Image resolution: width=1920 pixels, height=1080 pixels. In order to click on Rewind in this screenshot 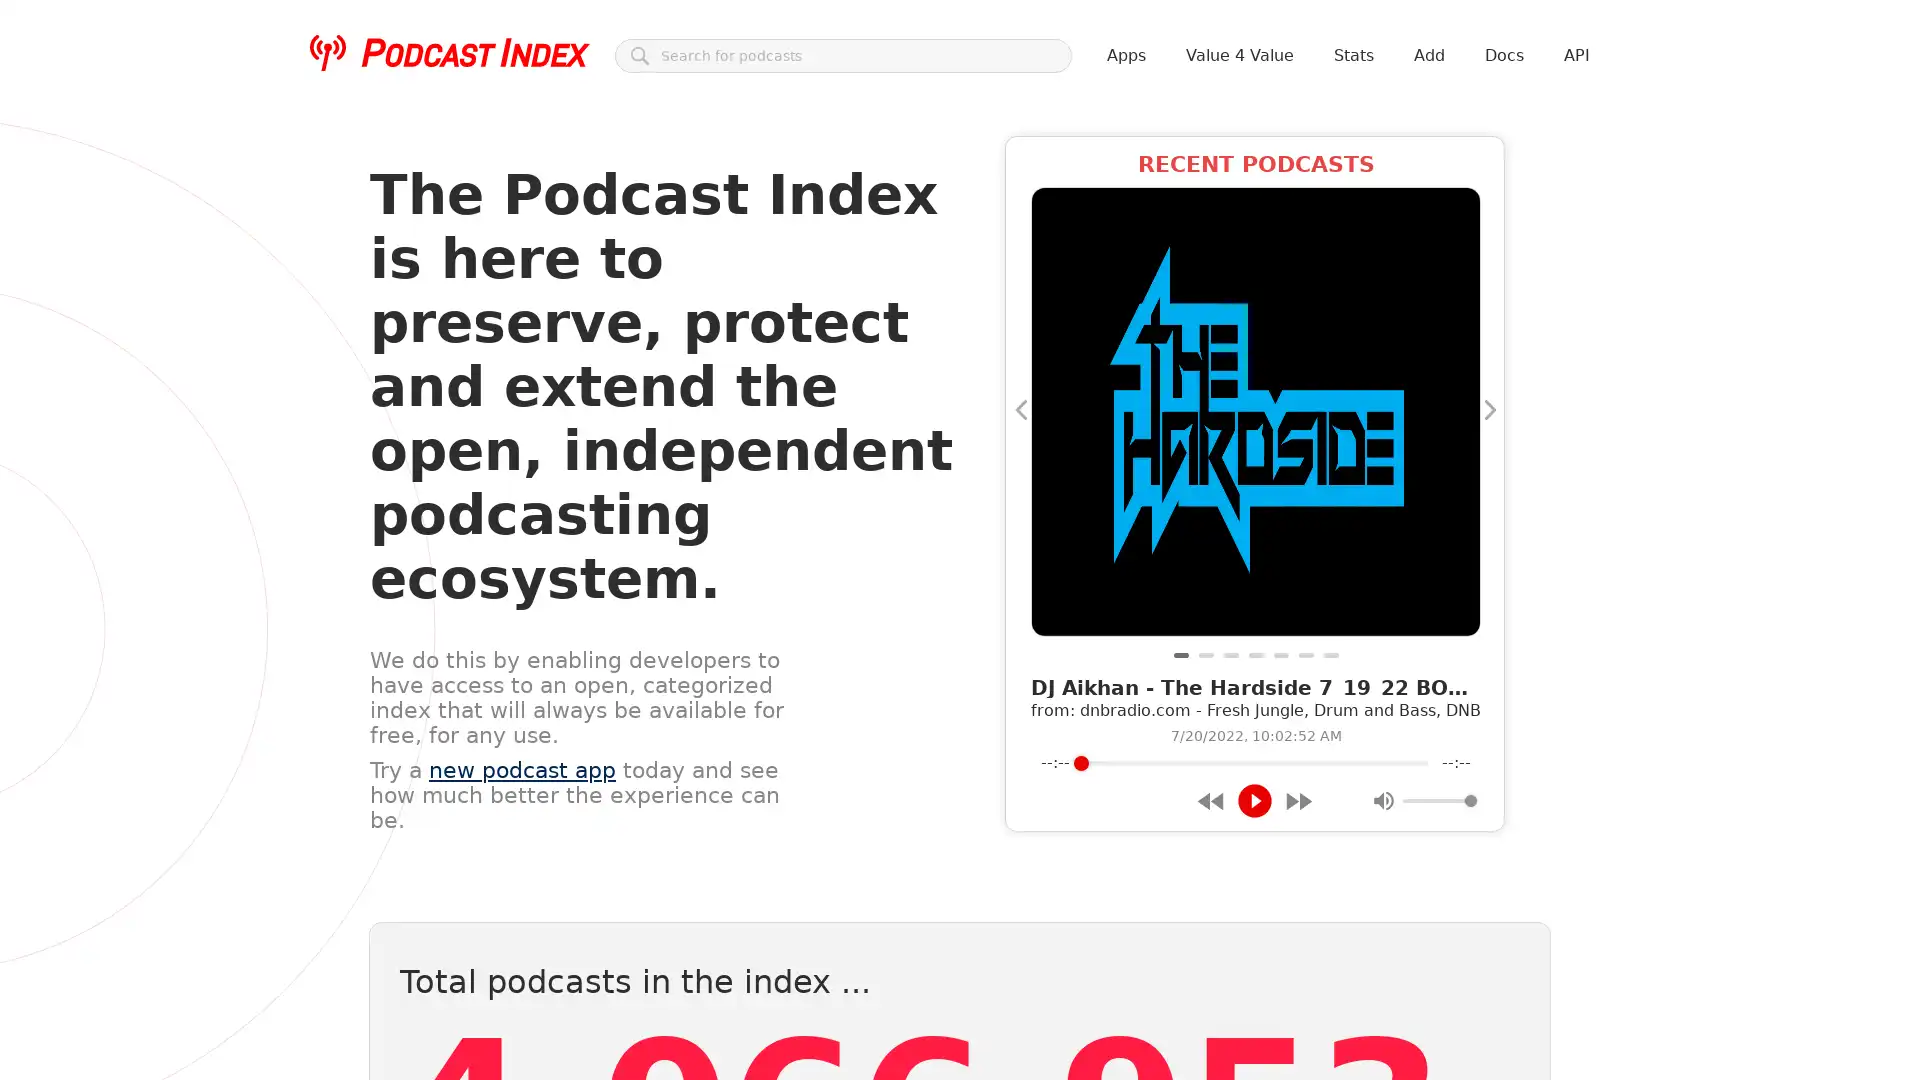, I will do `click(1210, 799)`.